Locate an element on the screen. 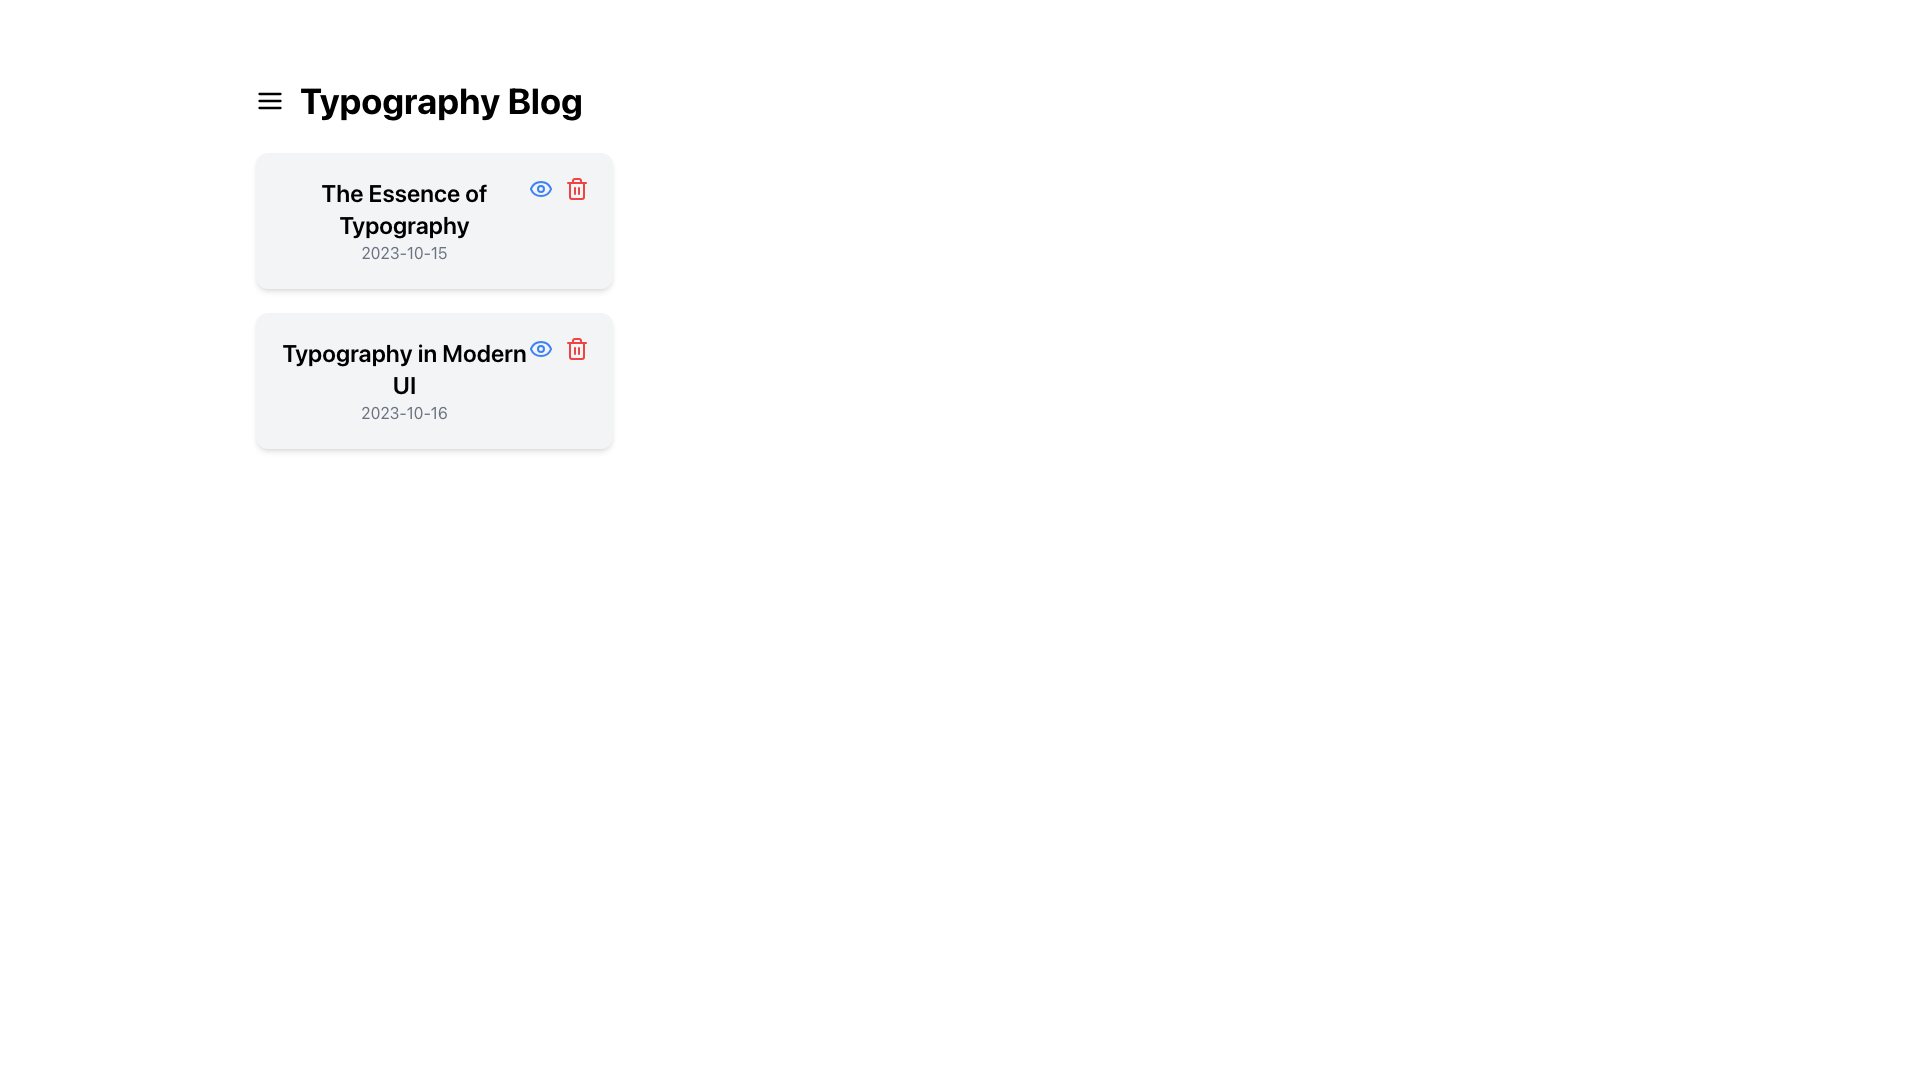 The image size is (1920, 1080). the visibility button located on the right side of the 'Typography in Modern UI' card is located at coordinates (541, 189).